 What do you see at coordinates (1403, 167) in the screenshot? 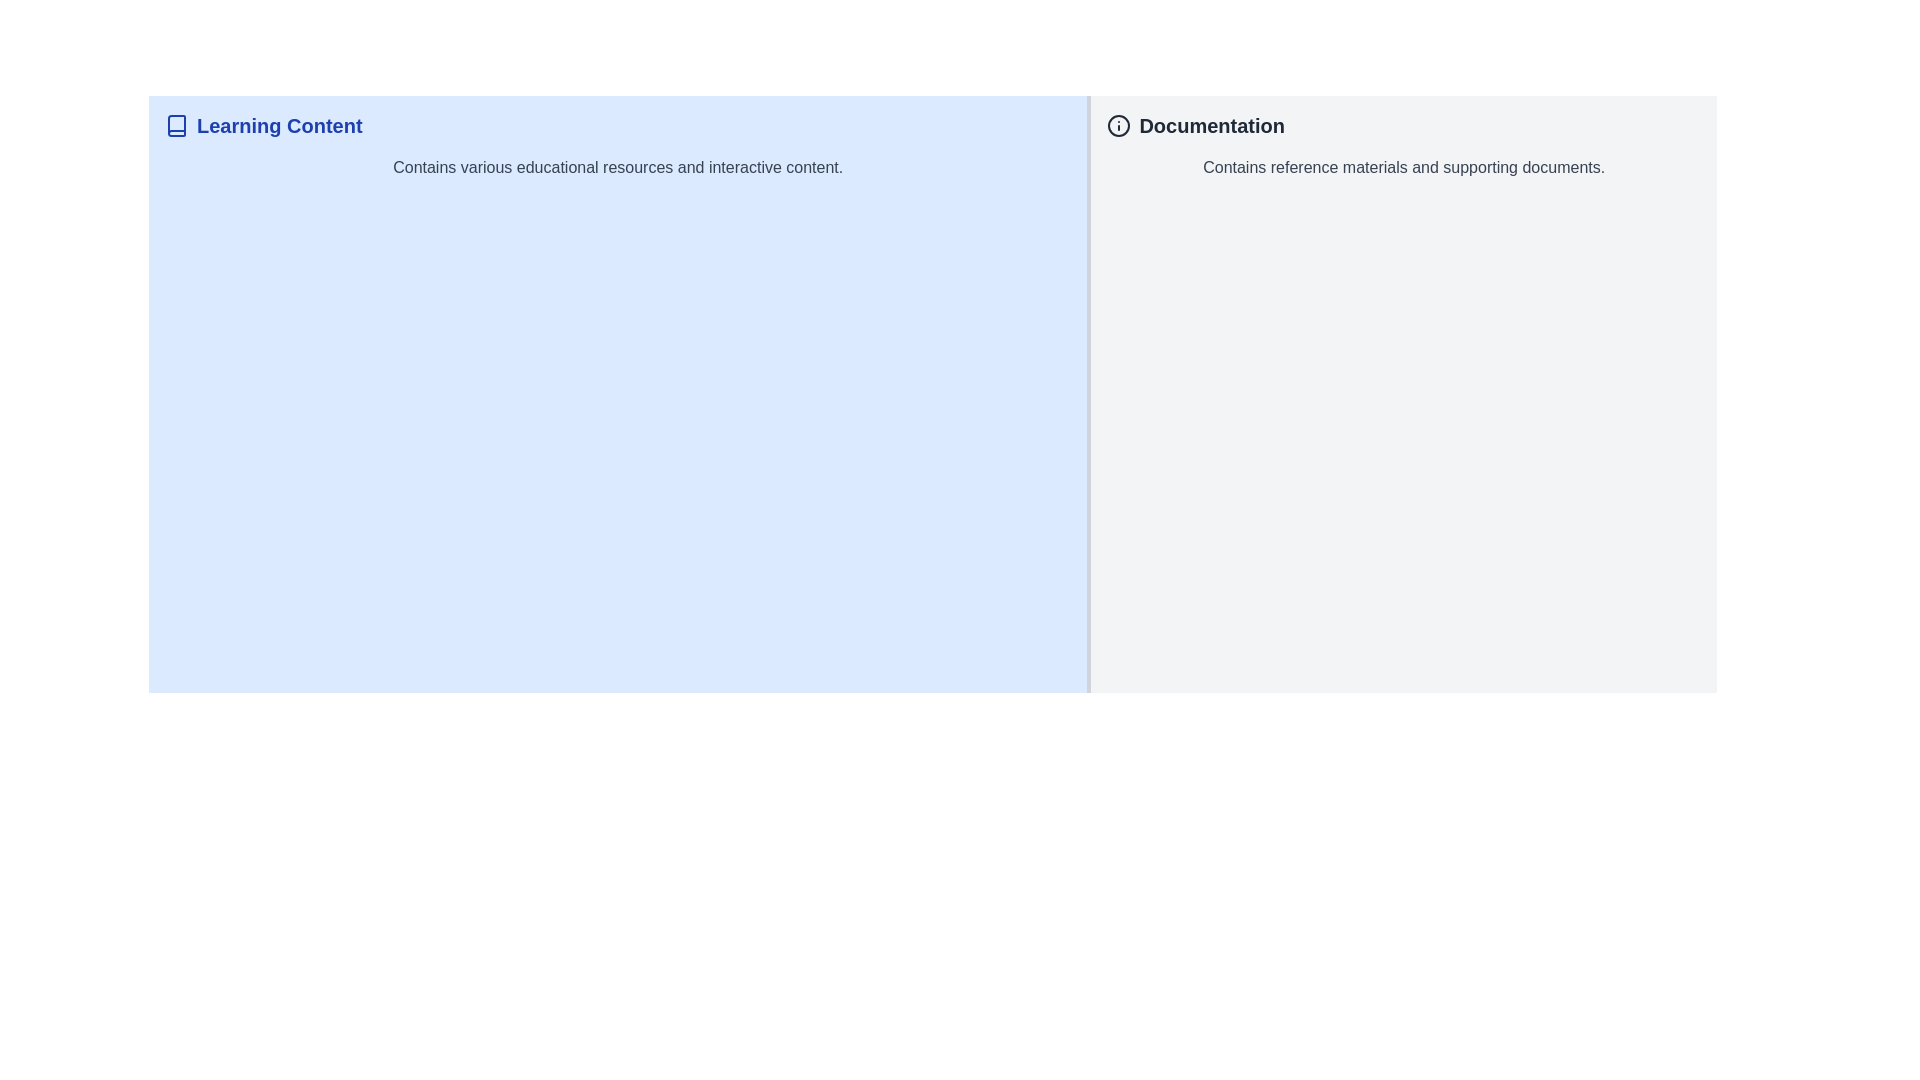
I see `the static text label displaying 'Contains reference materials and supporting documents.' located beneath the heading 'Documentation' in the right panel of the interface` at bounding box center [1403, 167].